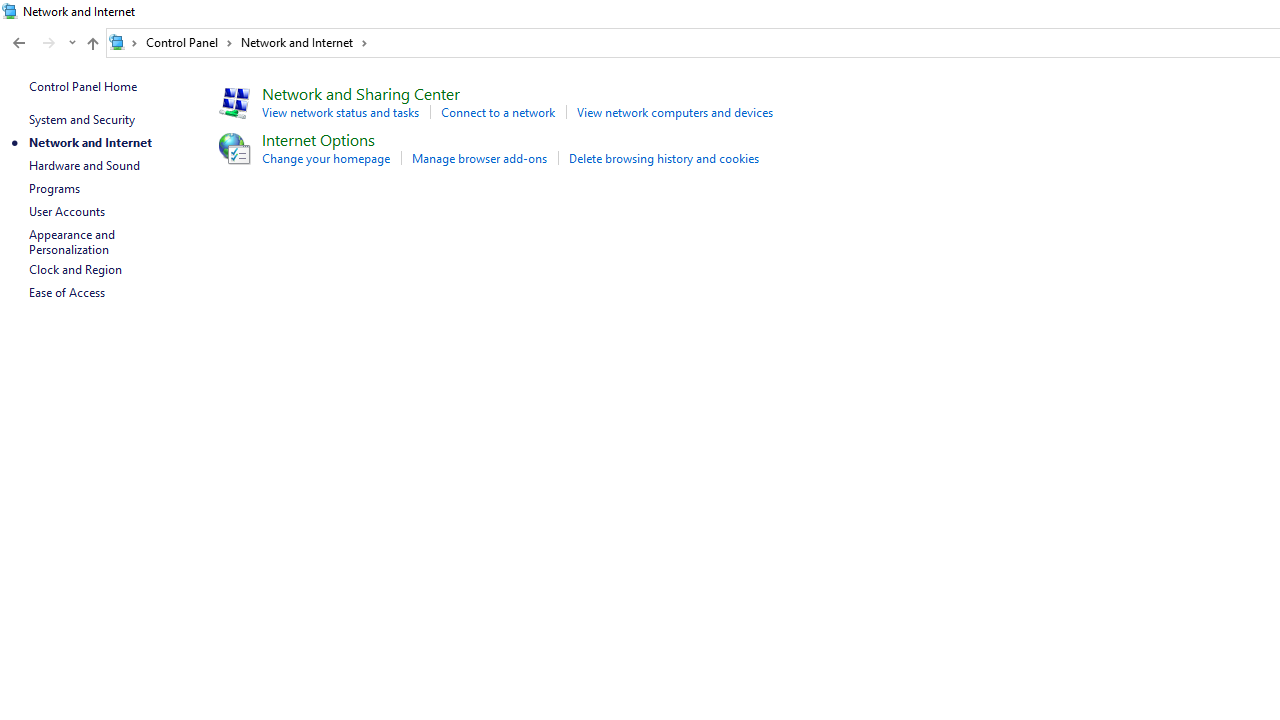 Image resolution: width=1280 pixels, height=720 pixels. What do you see at coordinates (189, 42) in the screenshot?
I see `'Control Panel'` at bounding box center [189, 42].